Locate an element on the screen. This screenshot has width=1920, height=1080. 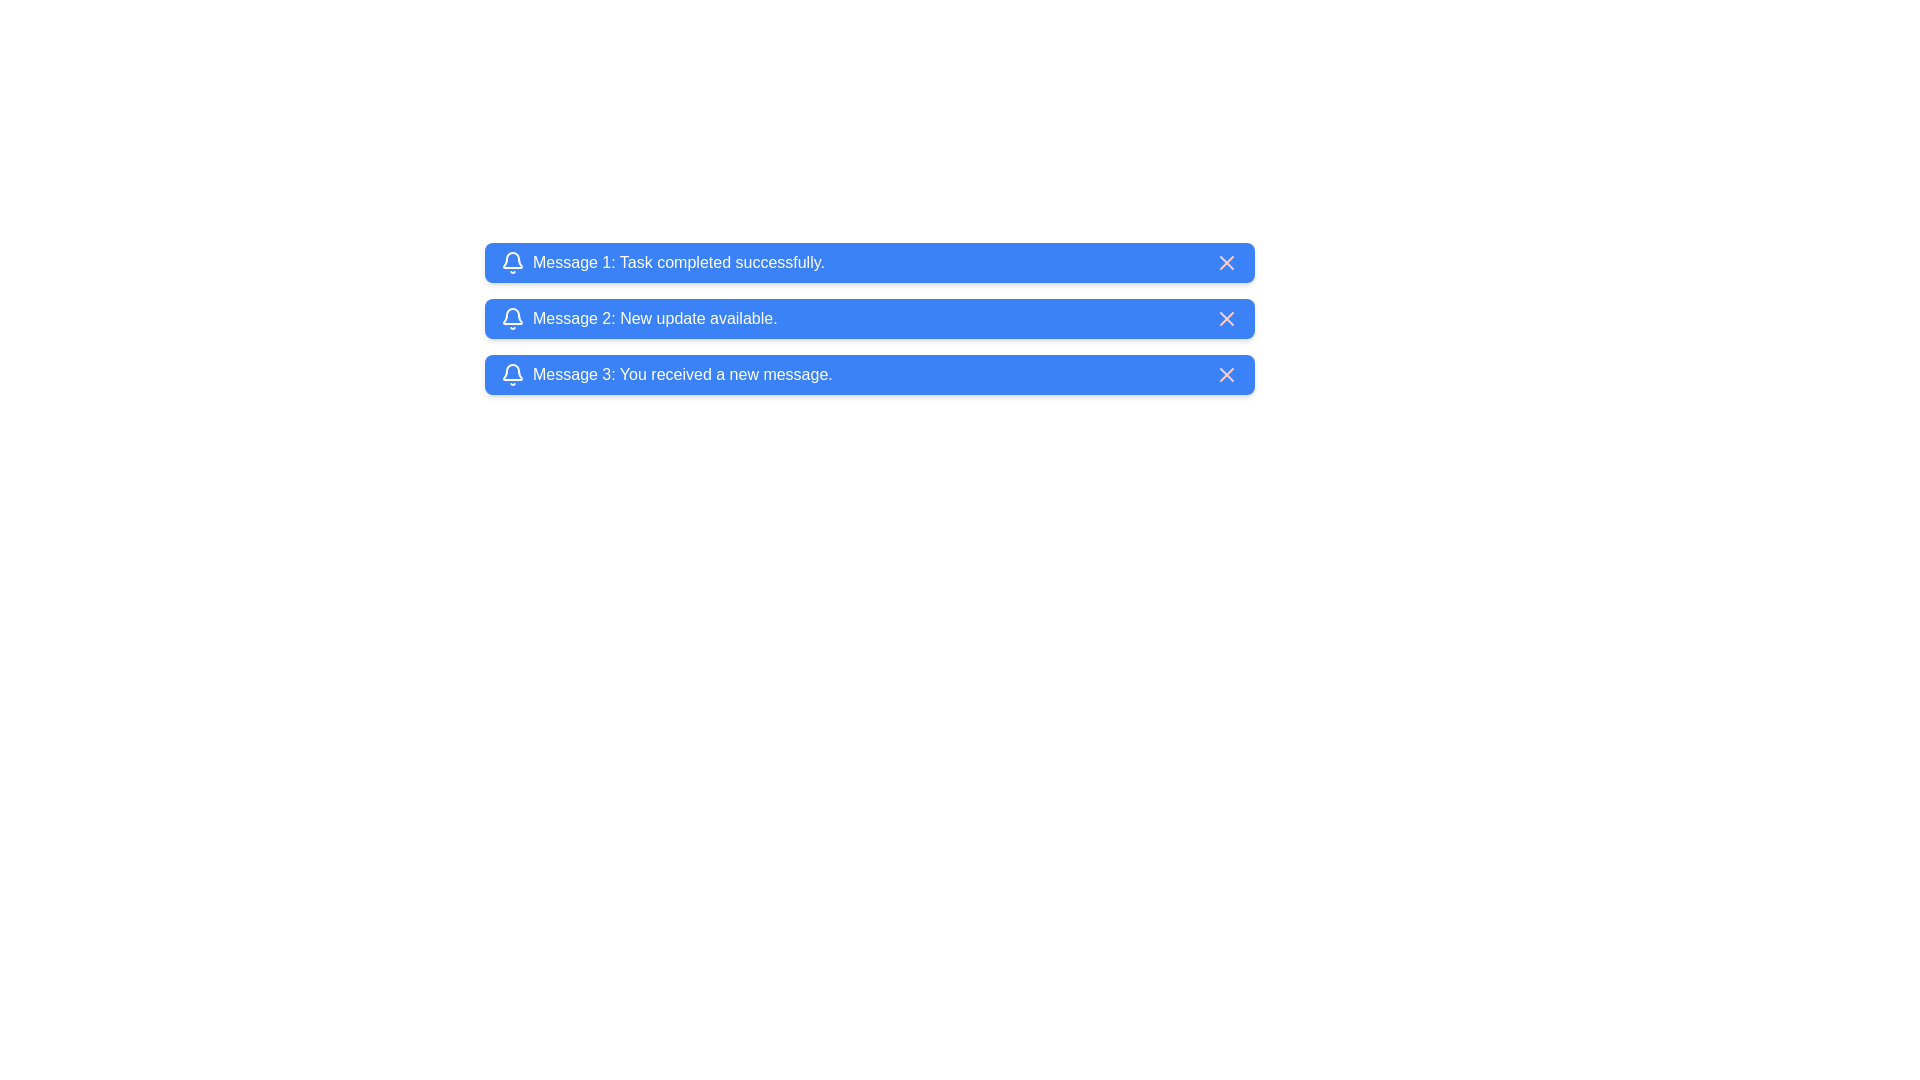
the Close button icon located at the rightmost end of the top notification banner is located at coordinates (1226, 261).